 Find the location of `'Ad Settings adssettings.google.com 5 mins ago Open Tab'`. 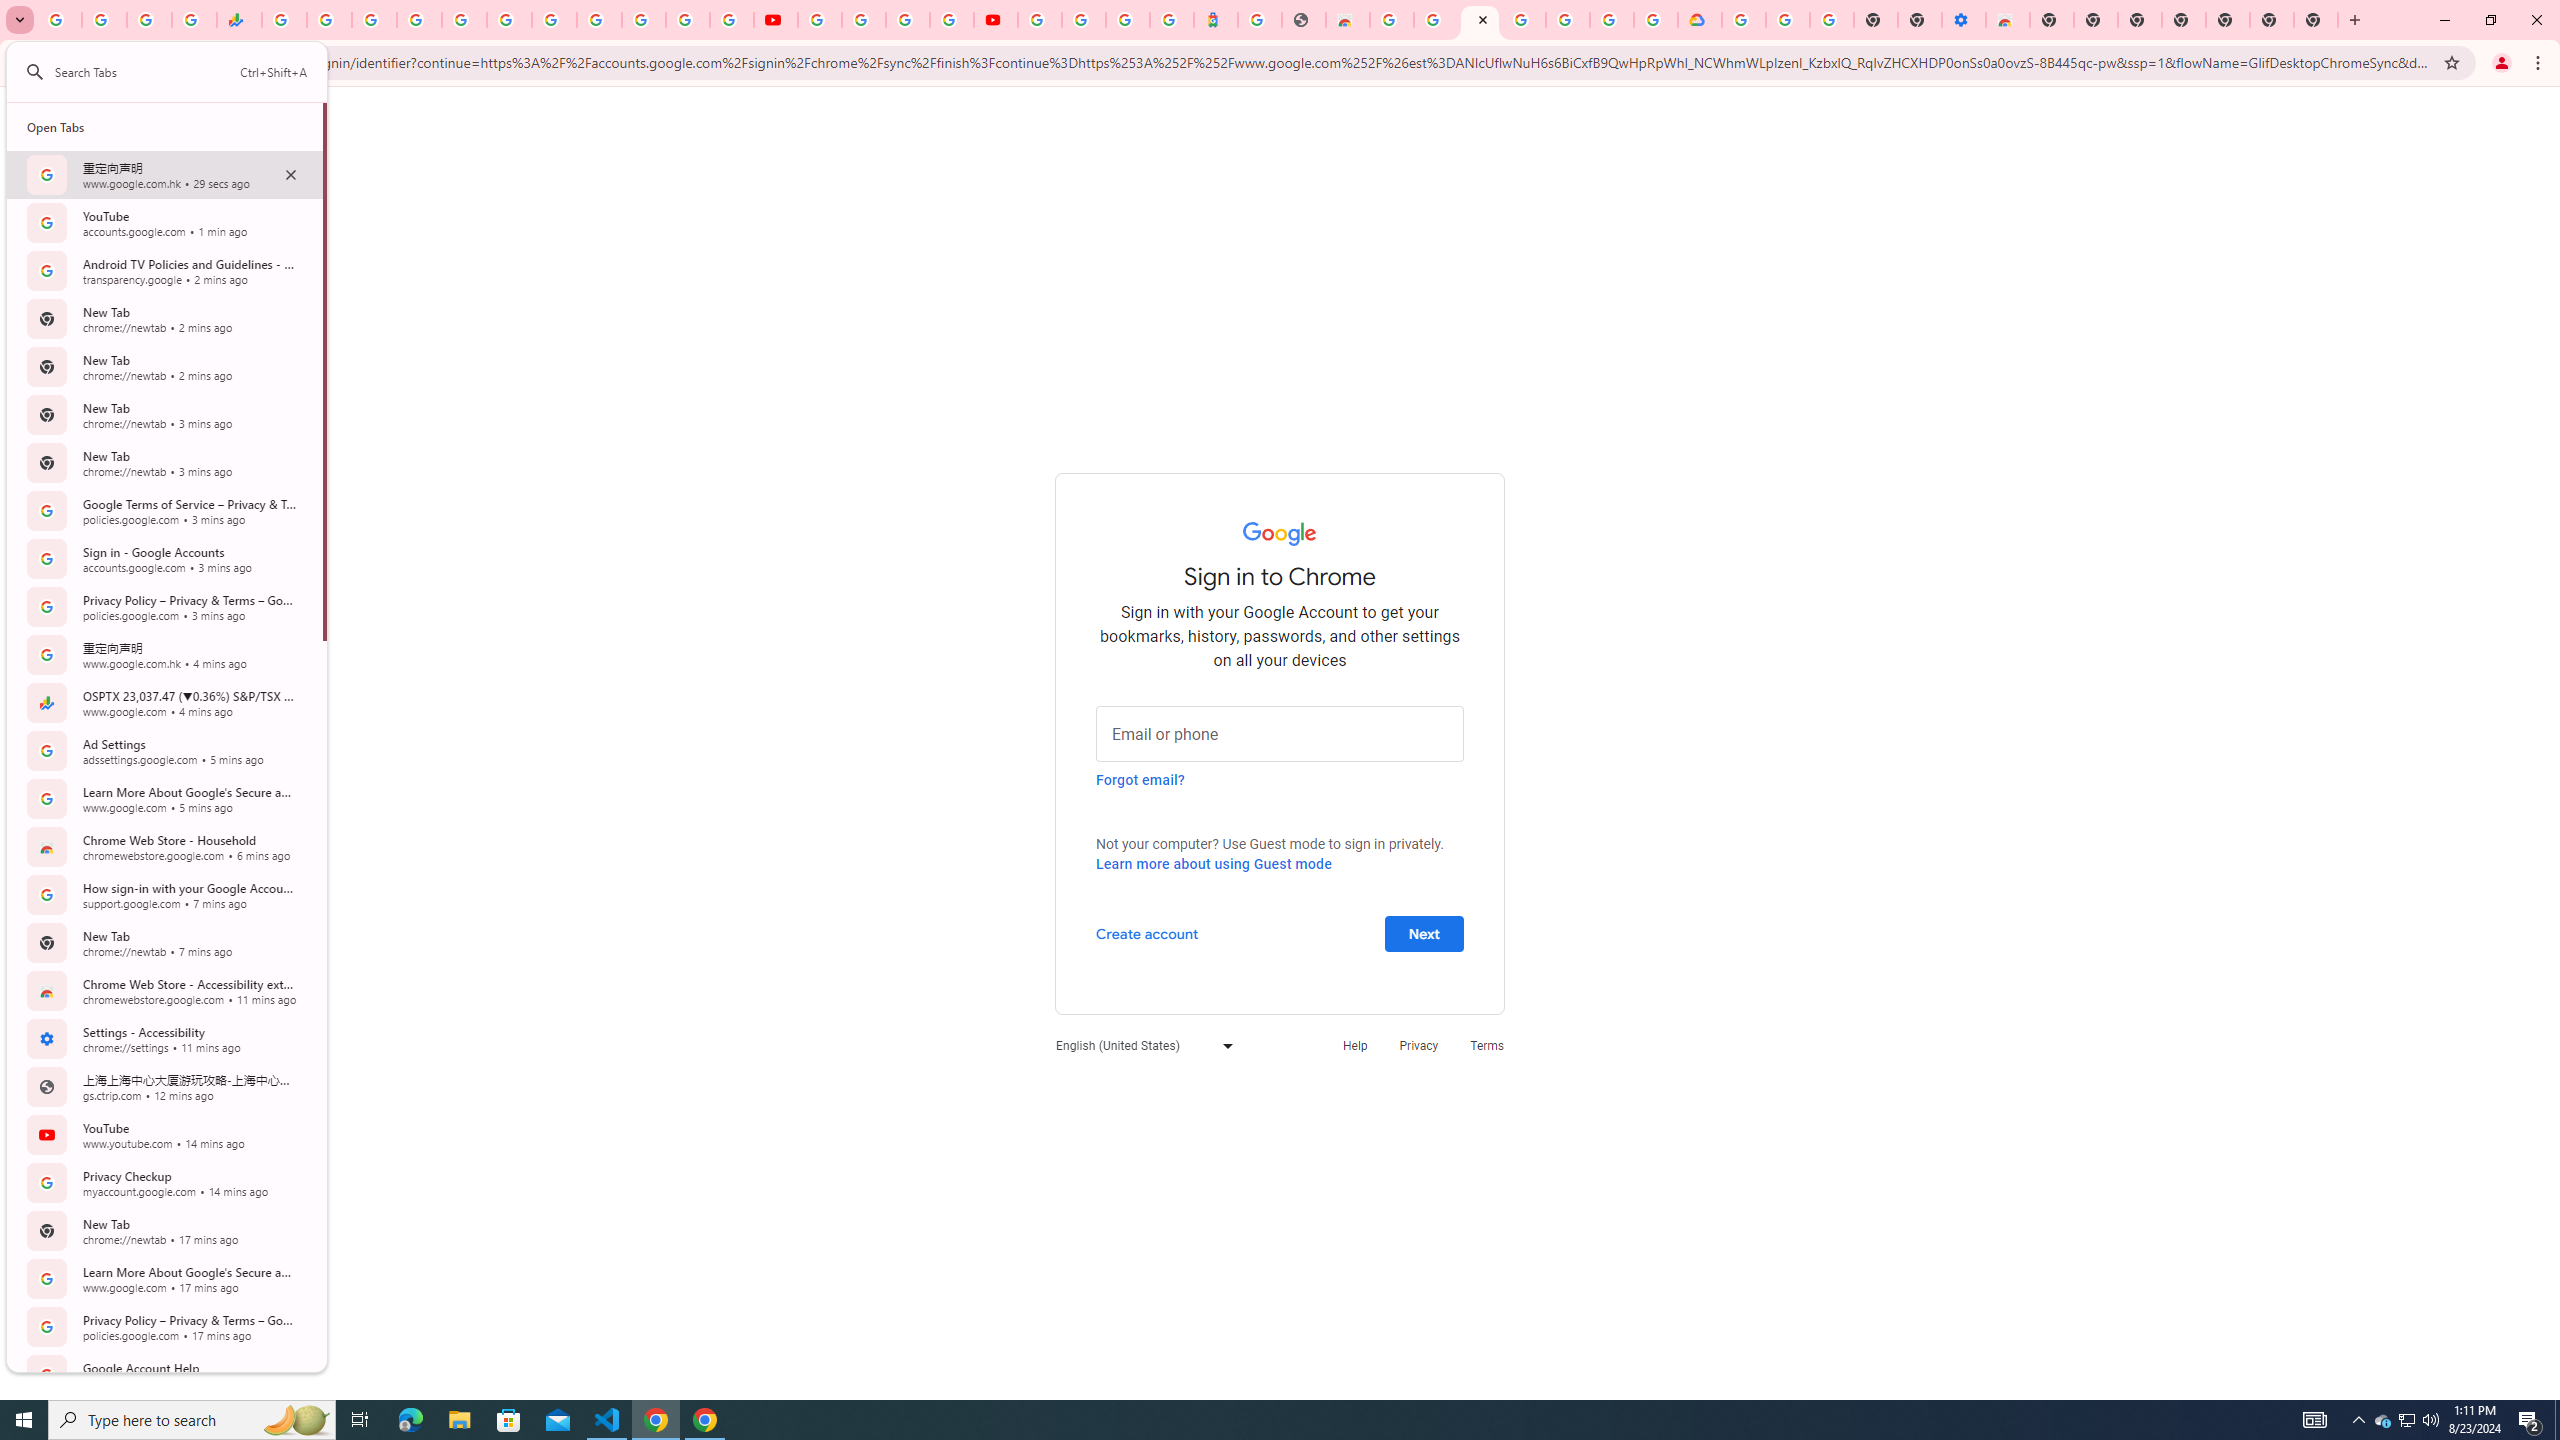

'Ad Settings adssettings.google.com 5 mins ago Open Tab' is located at coordinates (164, 750).